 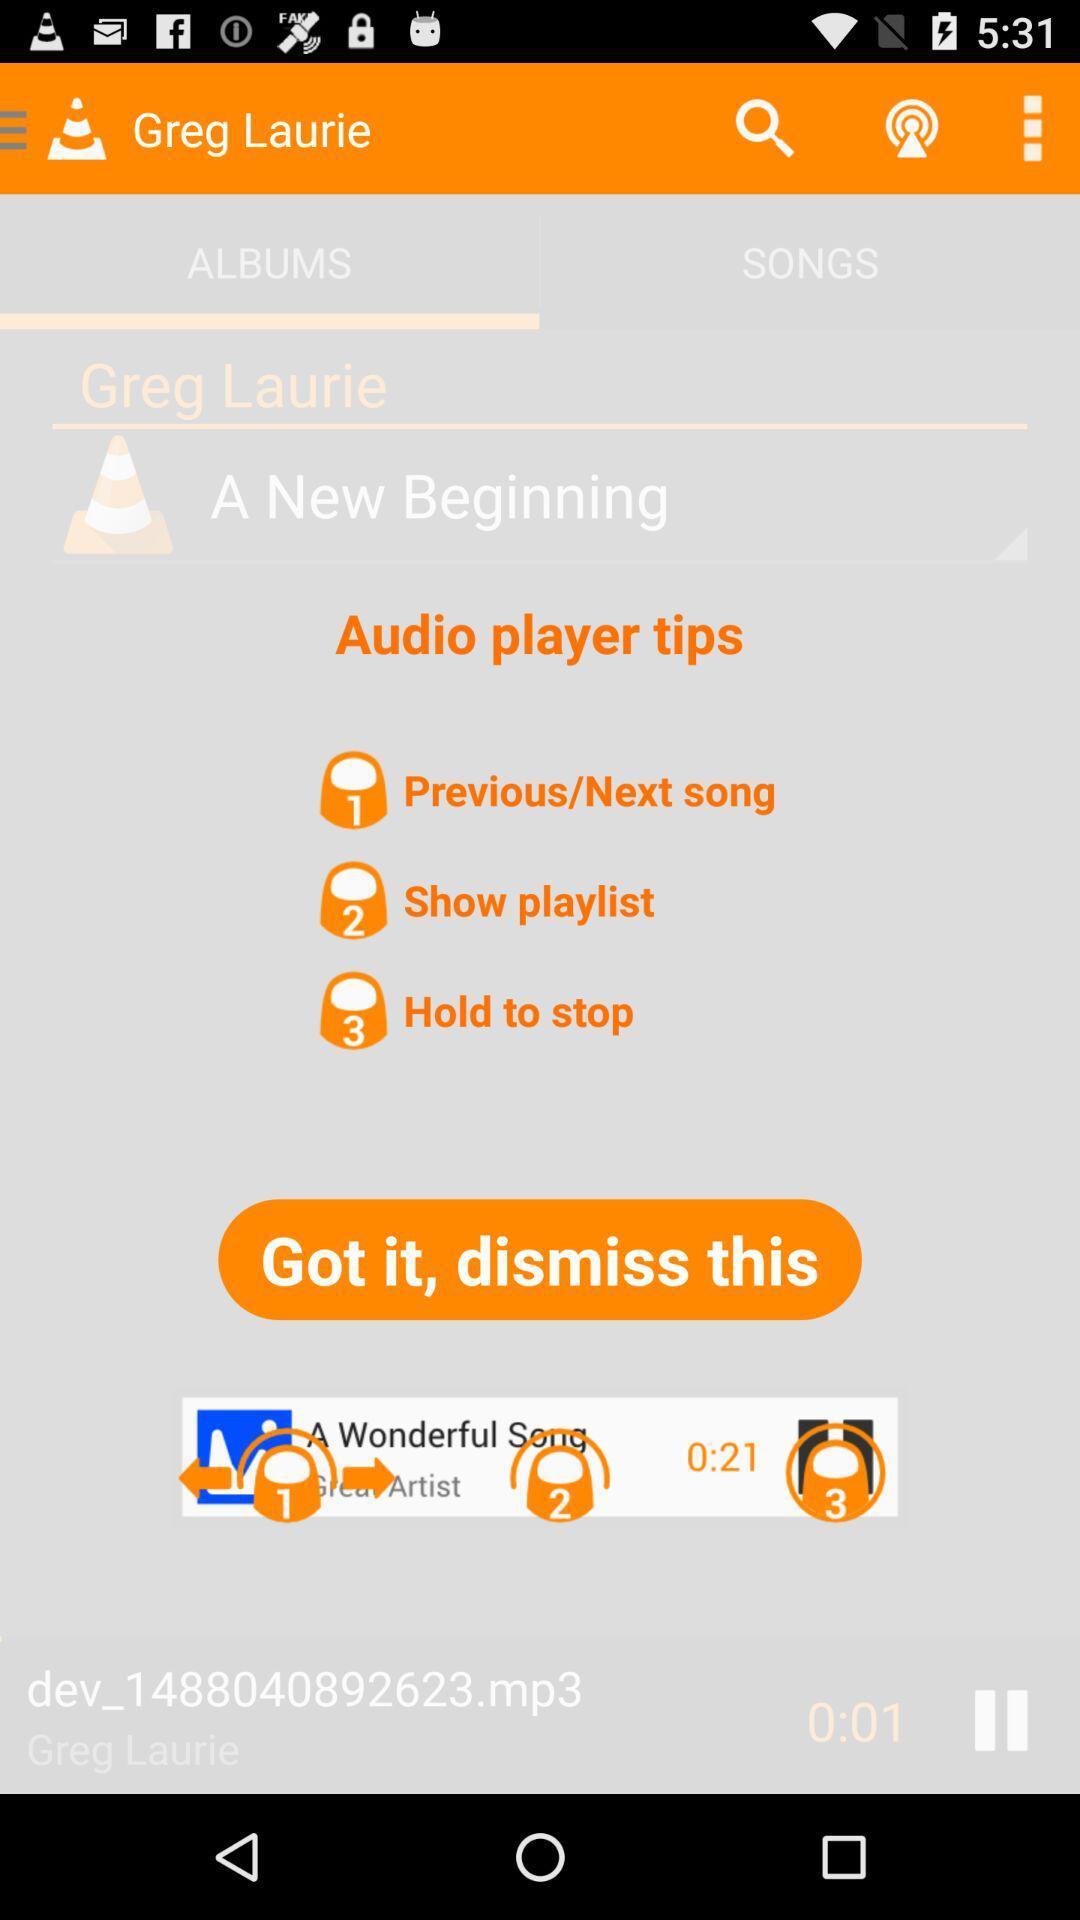 What do you see at coordinates (1001, 1840) in the screenshot?
I see `the pause icon` at bounding box center [1001, 1840].